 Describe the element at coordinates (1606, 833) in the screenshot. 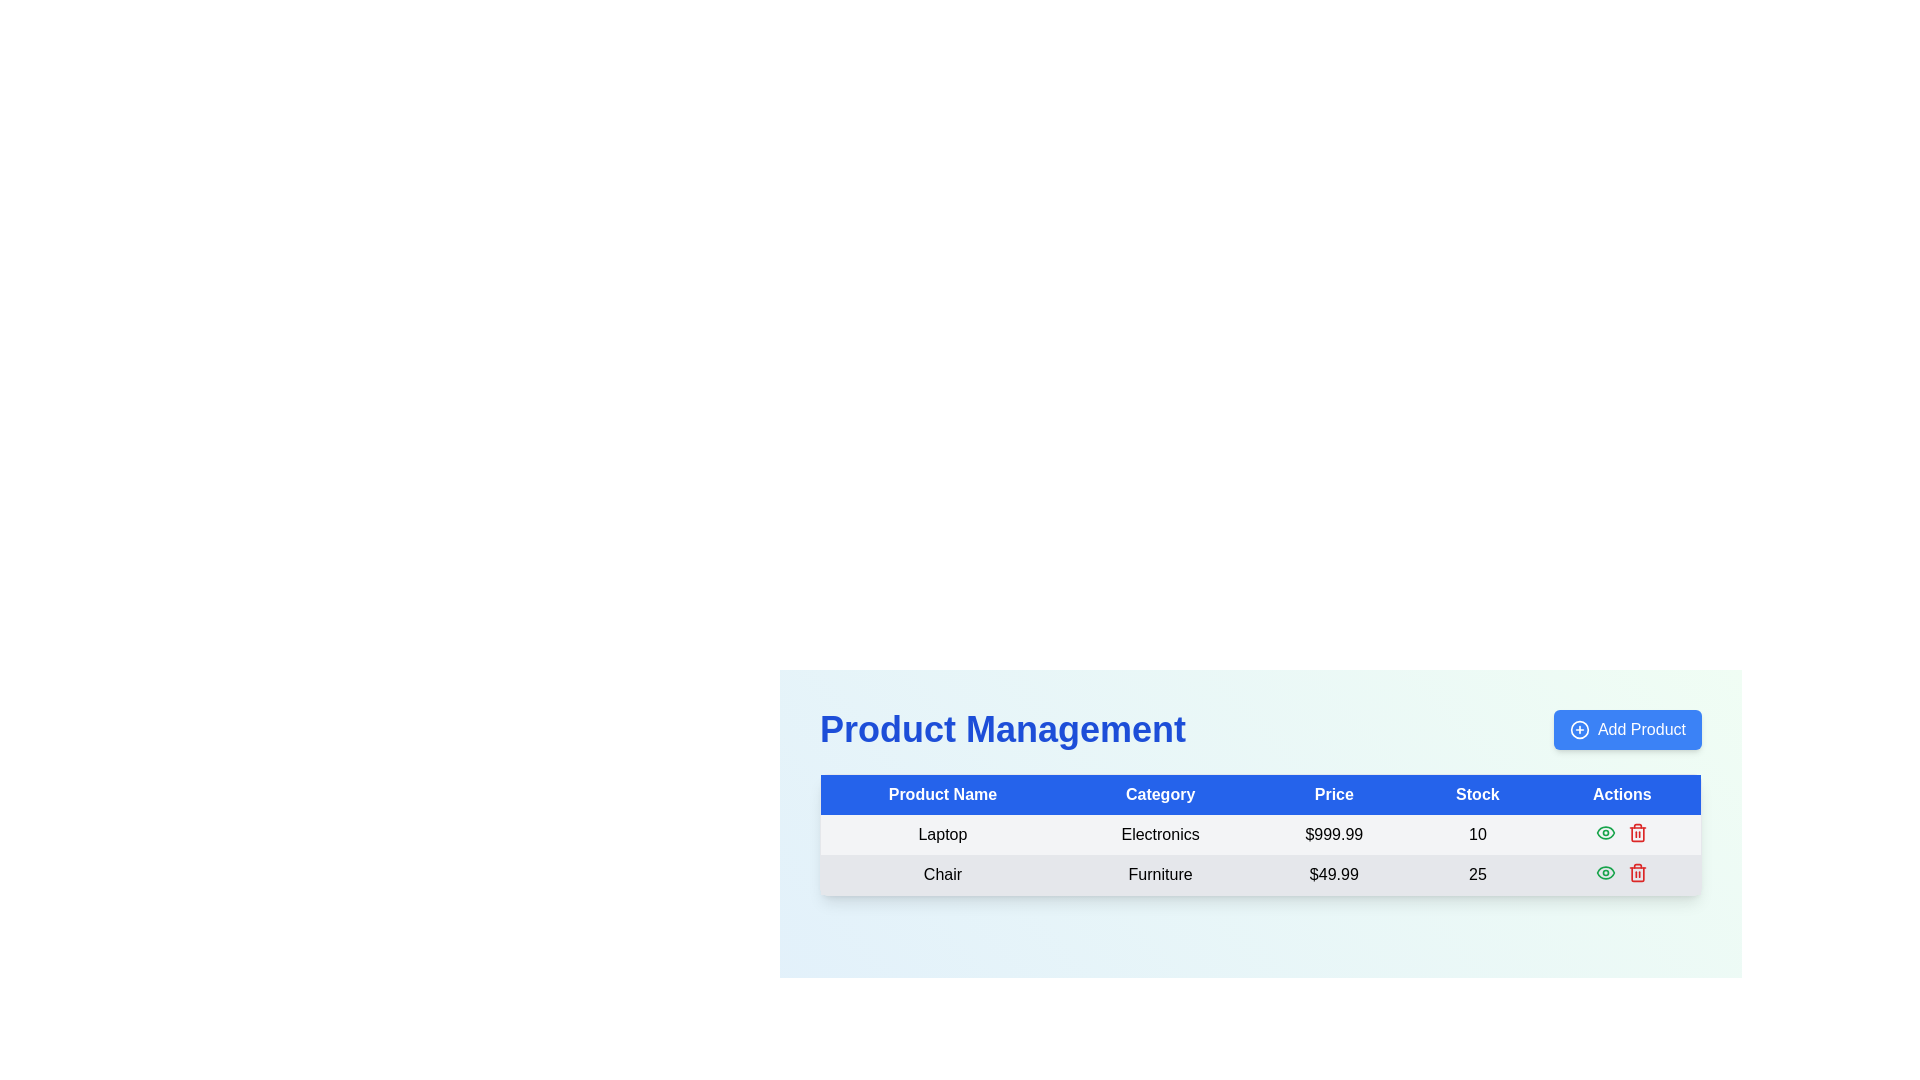

I see `the green eye-shaped icon button in the 'Actions' column of the 'Product Management' table` at that location.